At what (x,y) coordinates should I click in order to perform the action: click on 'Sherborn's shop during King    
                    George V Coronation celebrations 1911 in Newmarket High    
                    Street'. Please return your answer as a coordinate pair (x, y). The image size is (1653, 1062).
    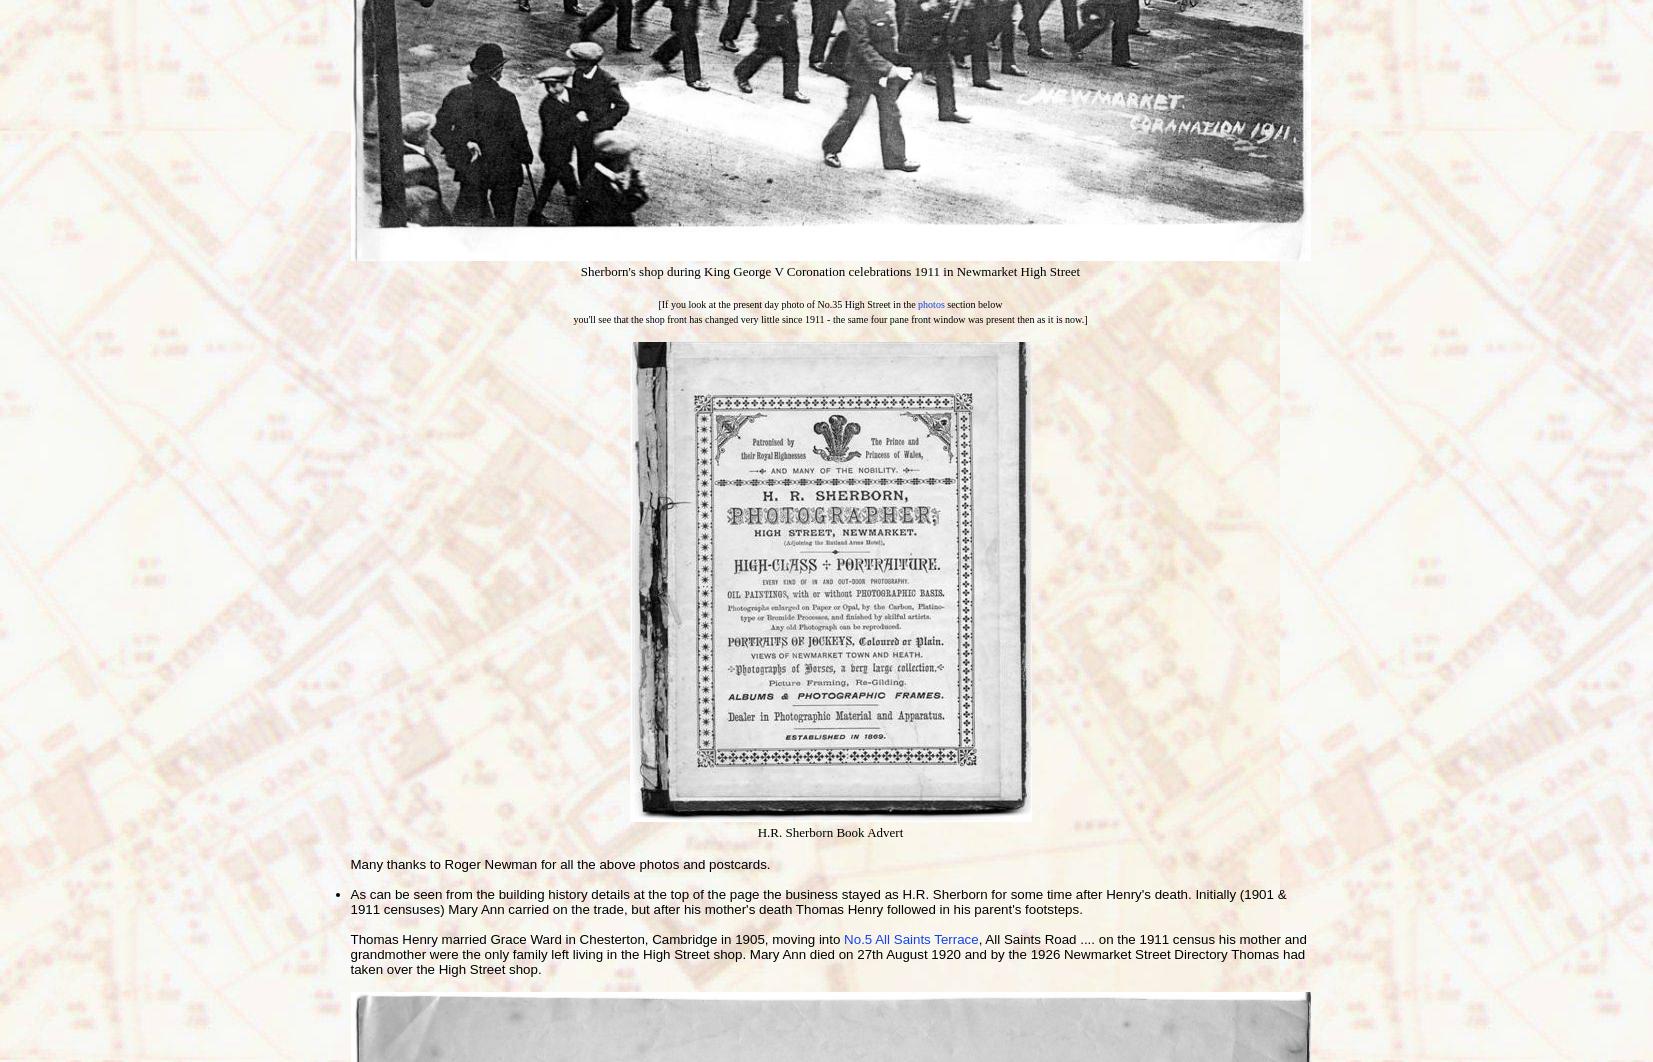
    Looking at the image, I should click on (579, 270).